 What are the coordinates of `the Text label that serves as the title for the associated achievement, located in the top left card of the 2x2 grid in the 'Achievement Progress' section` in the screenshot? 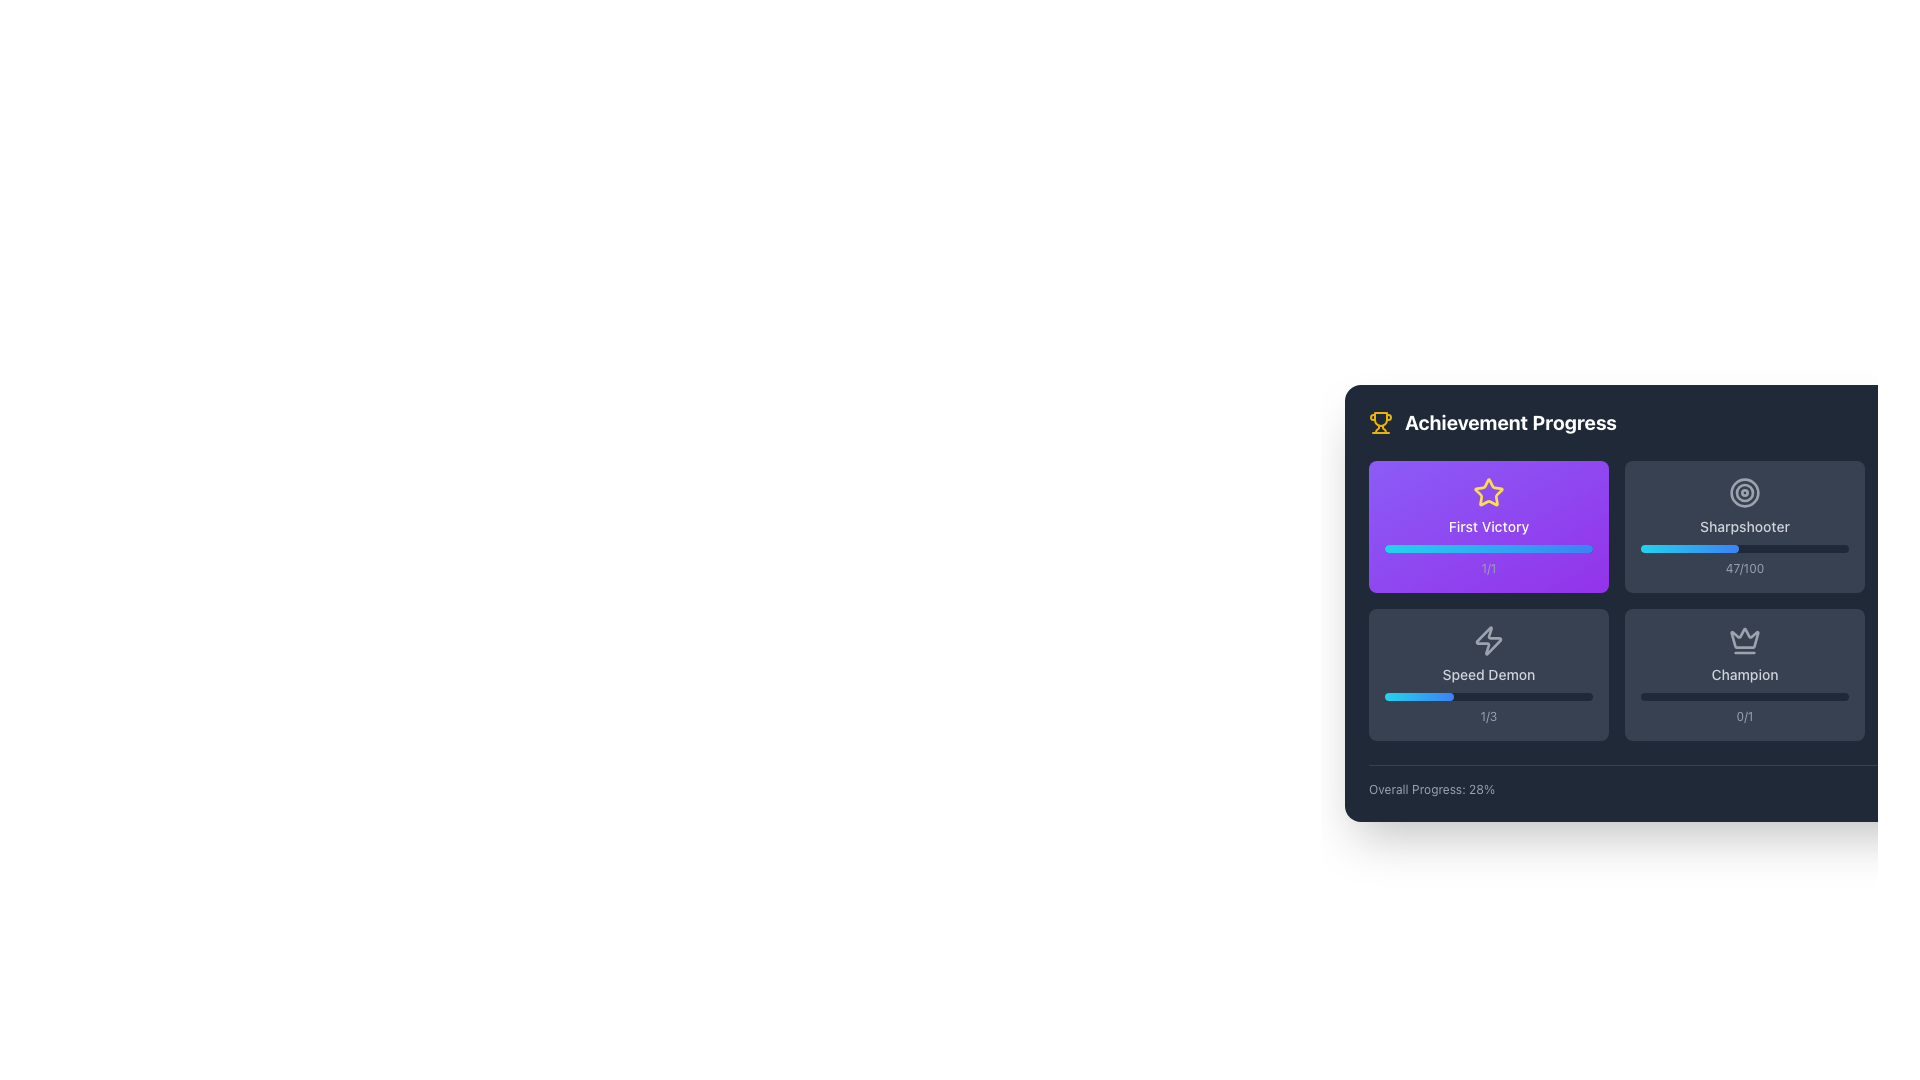 It's located at (1488, 526).